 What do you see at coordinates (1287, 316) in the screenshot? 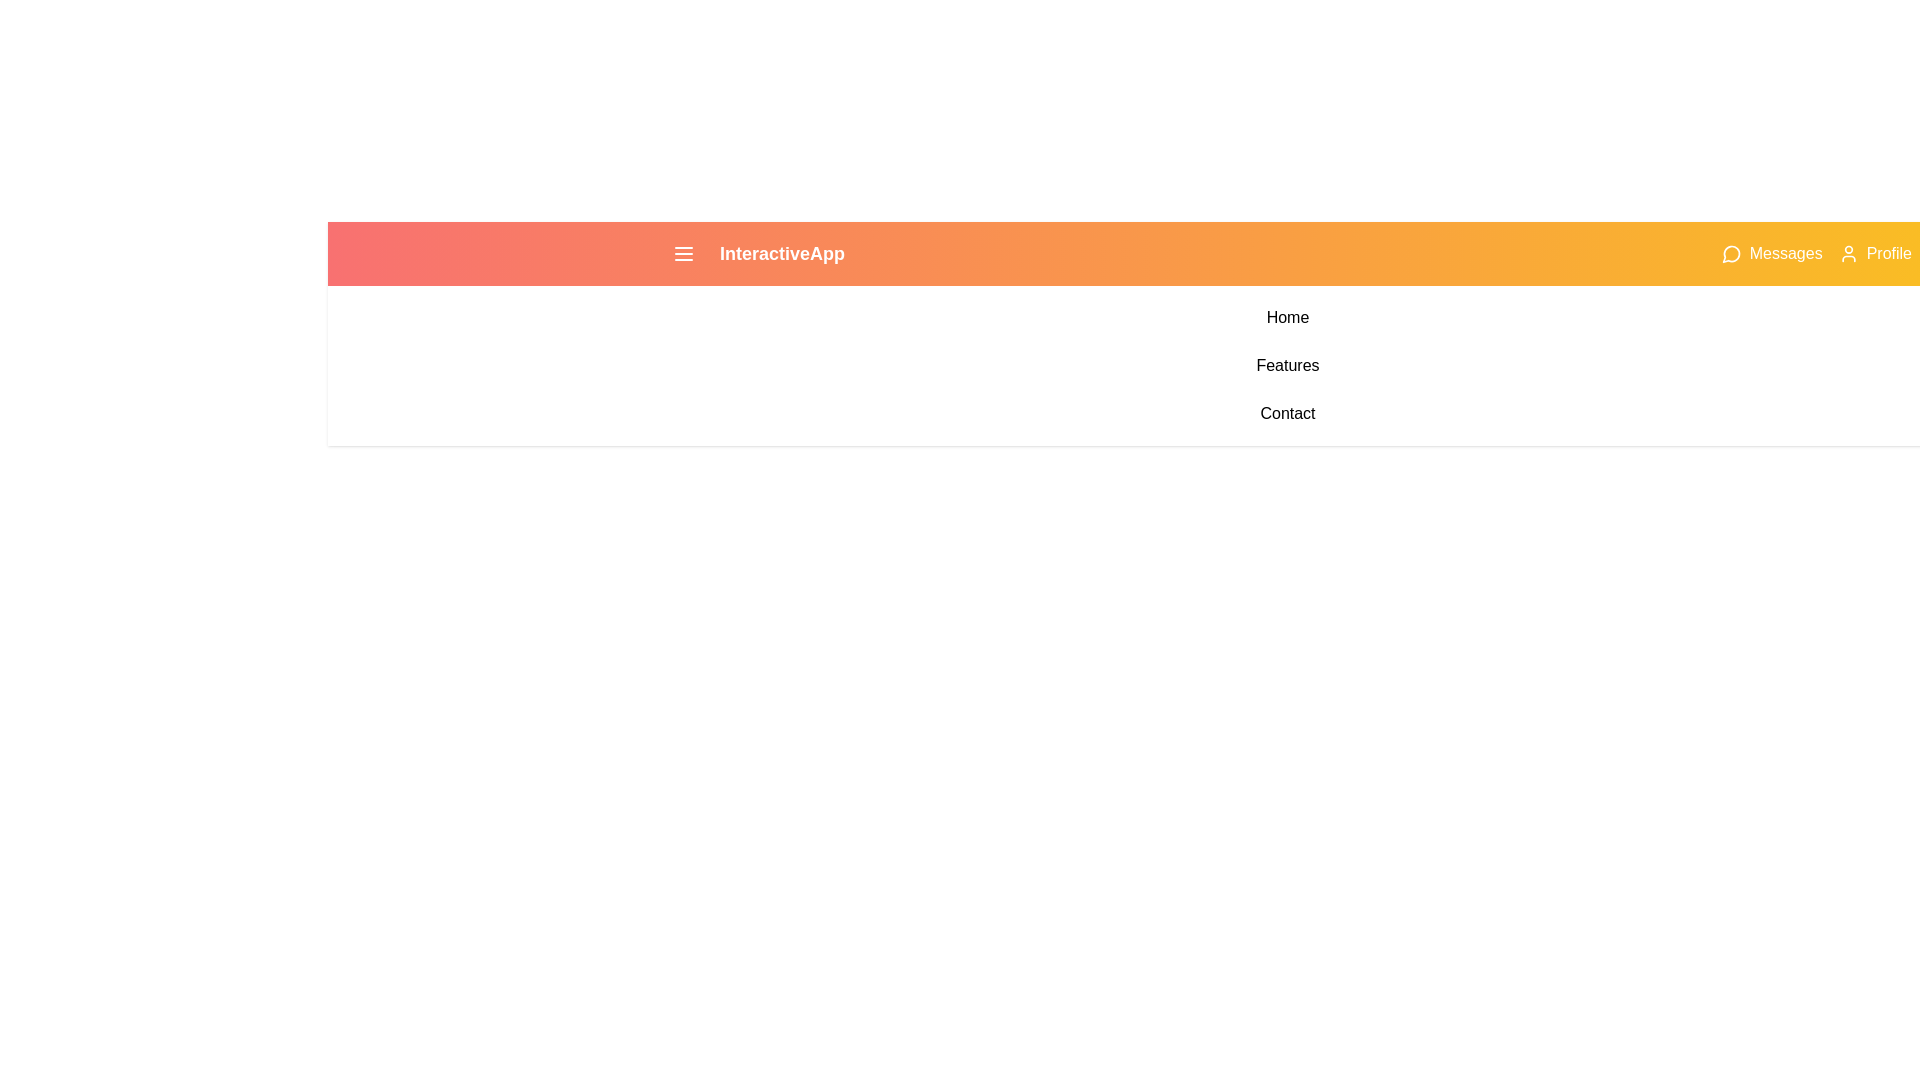
I see `the menu item Home to navigate to the corresponding section` at bounding box center [1287, 316].